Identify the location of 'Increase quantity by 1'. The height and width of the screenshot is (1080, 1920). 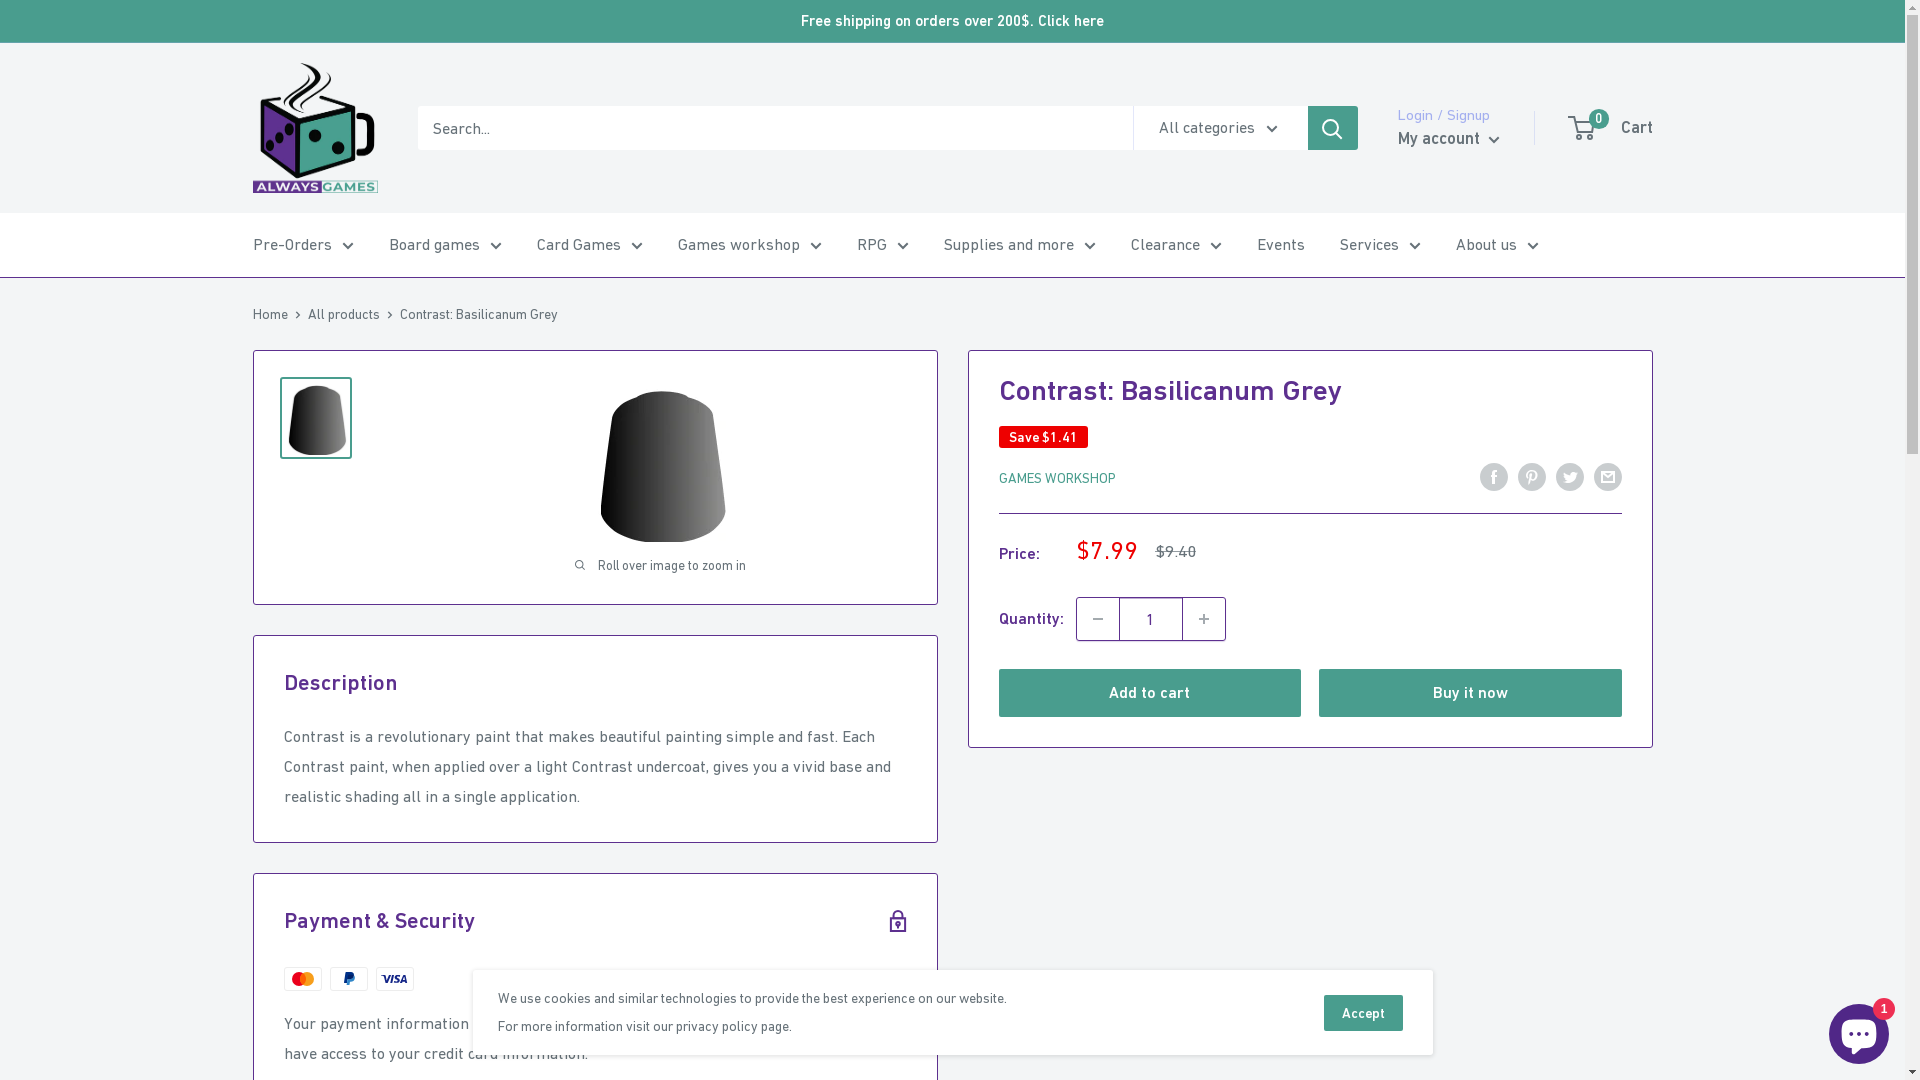
(1202, 617).